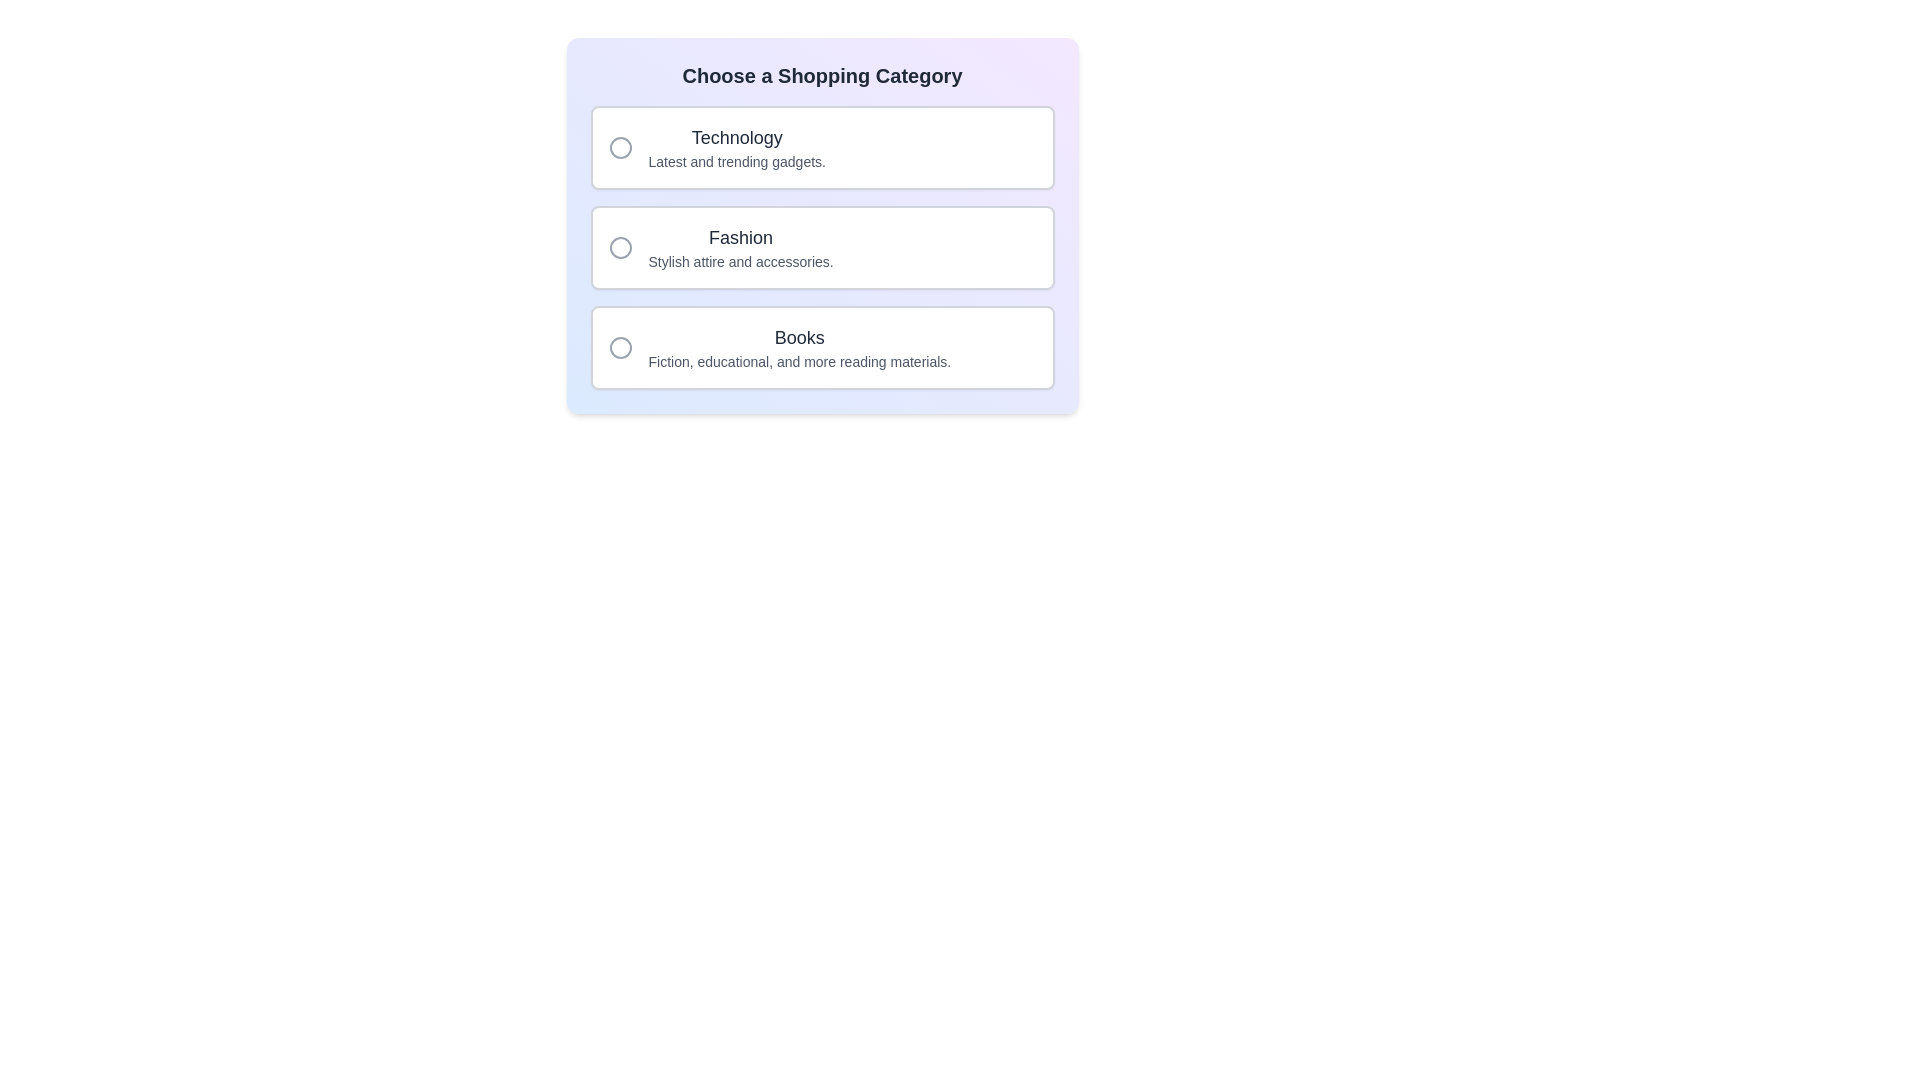  Describe the element at coordinates (619, 346) in the screenshot. I see `the circular icon outlined with a gray border located at the left edge of the 'Books' card` at that location.